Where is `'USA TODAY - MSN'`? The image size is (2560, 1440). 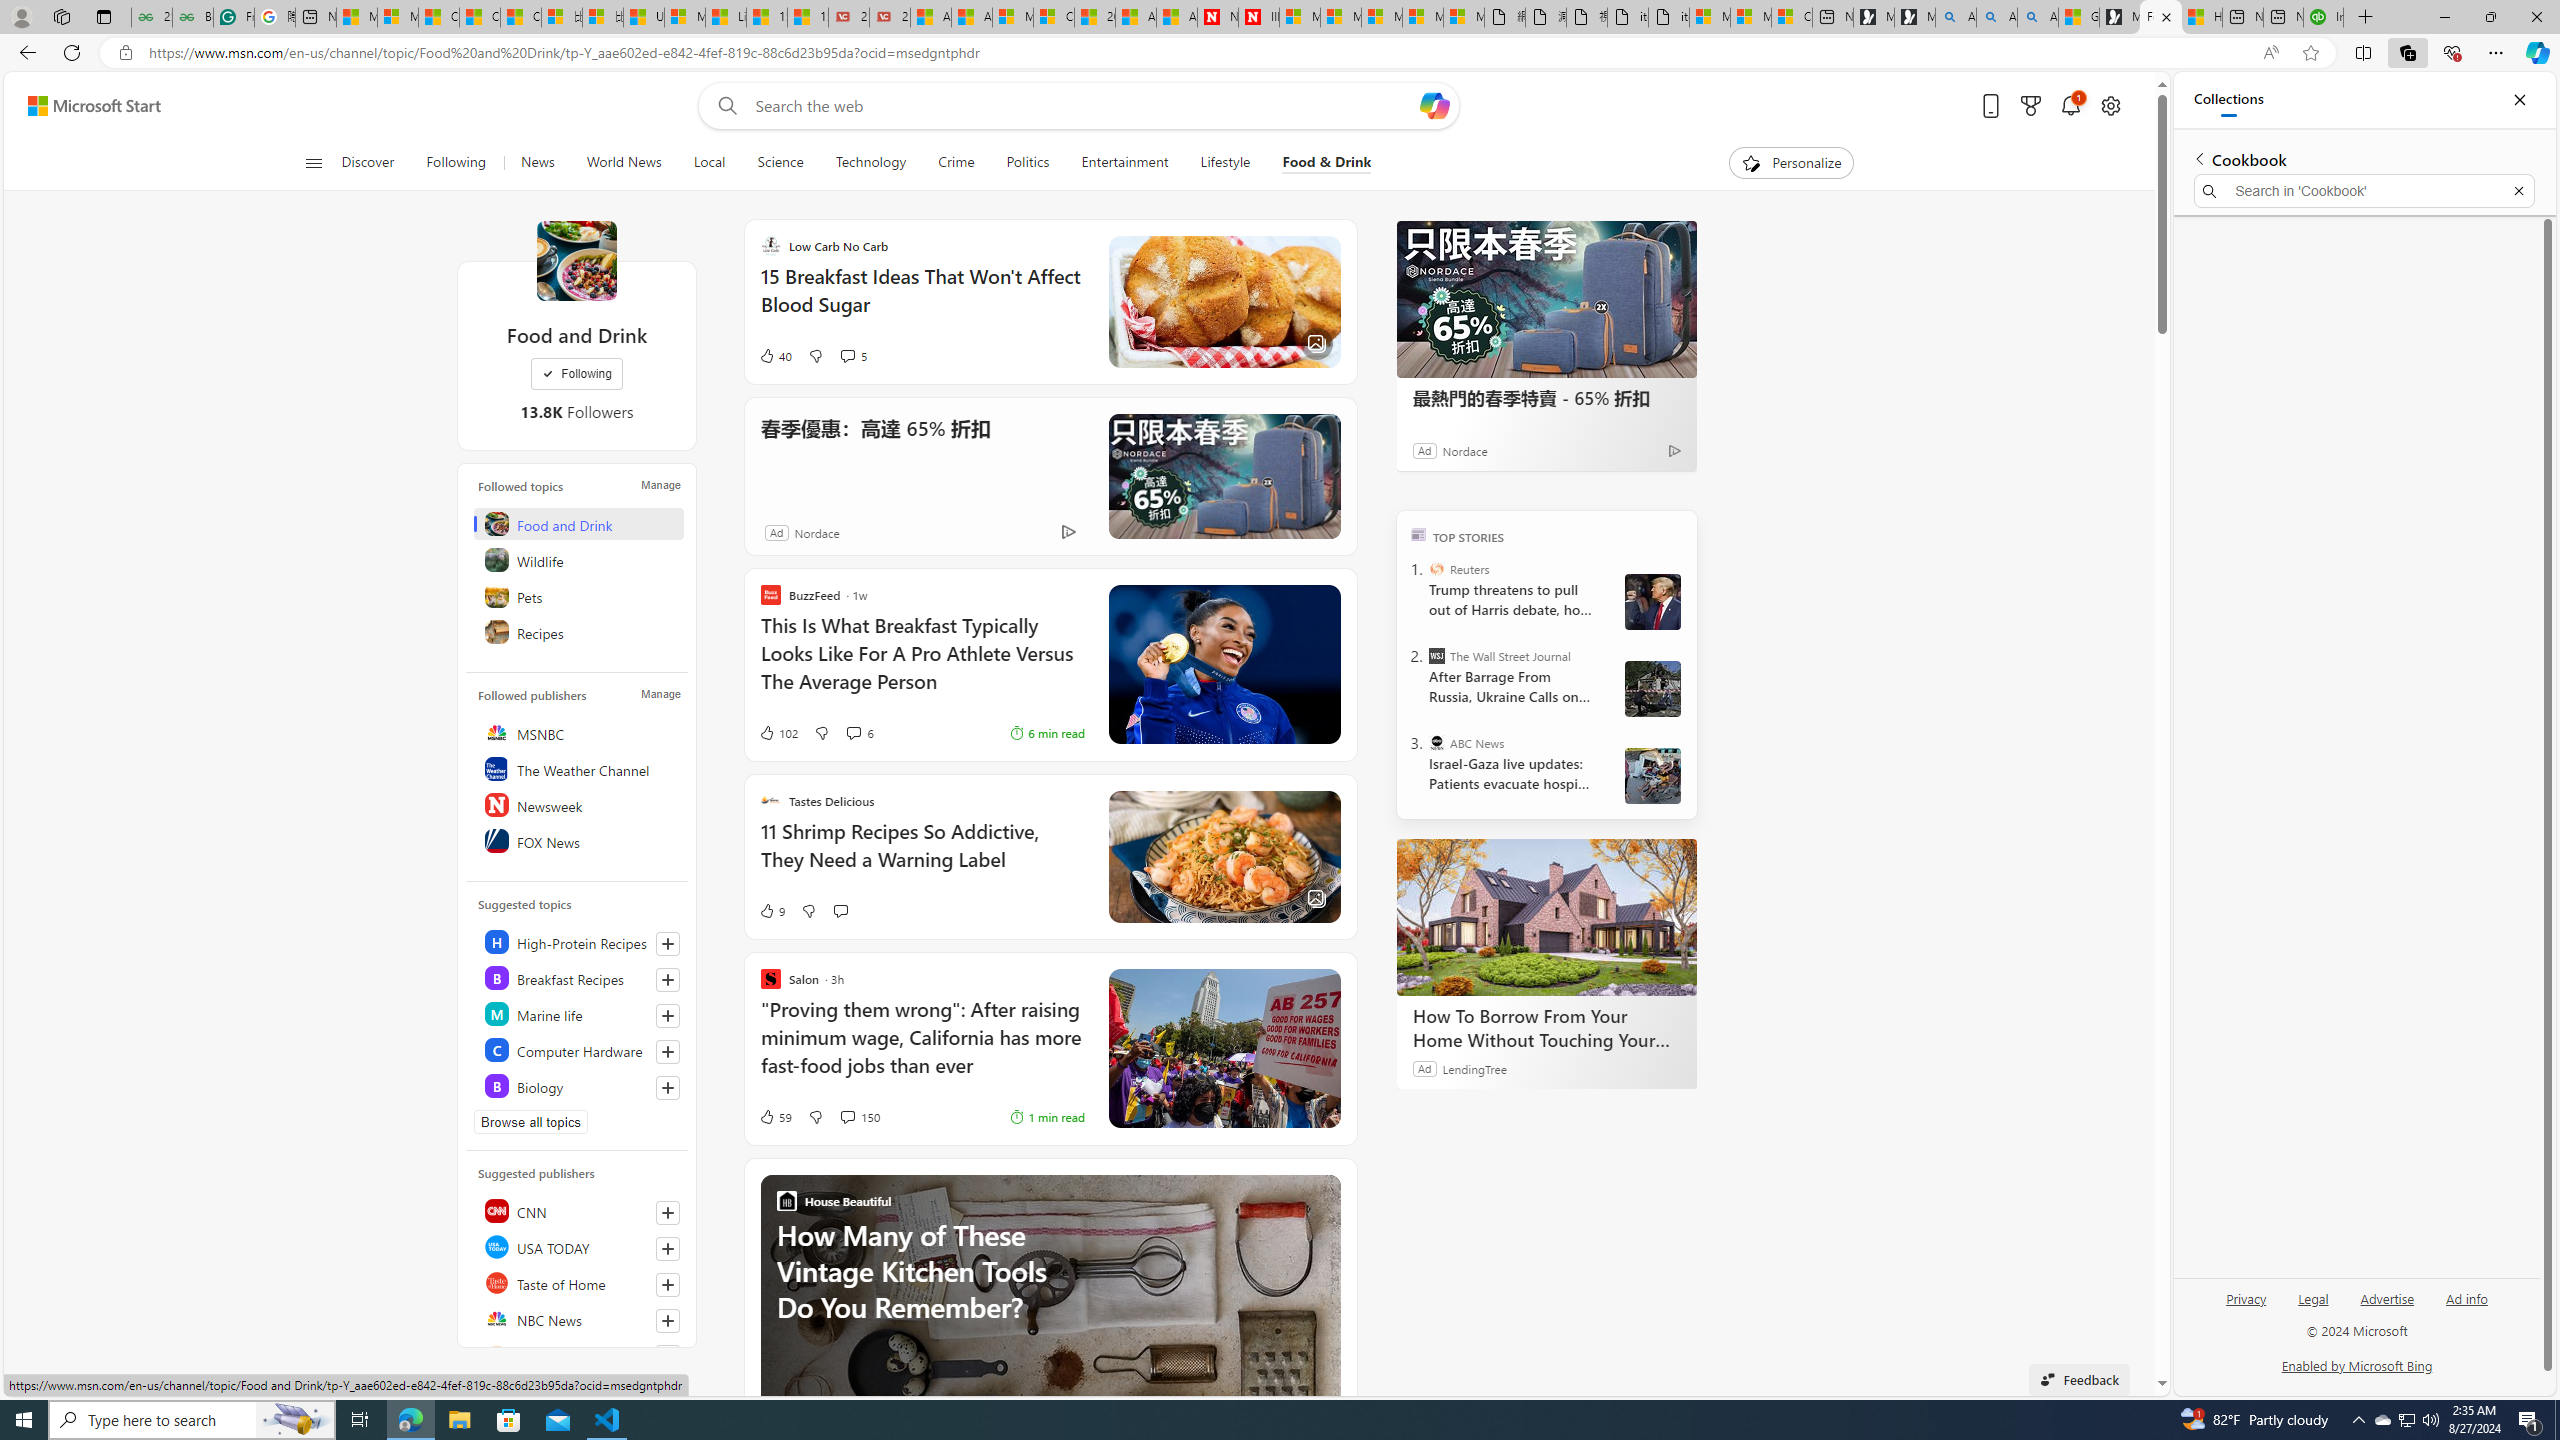 'USA TODAY - MSN' is located at coordinates (643, 16).